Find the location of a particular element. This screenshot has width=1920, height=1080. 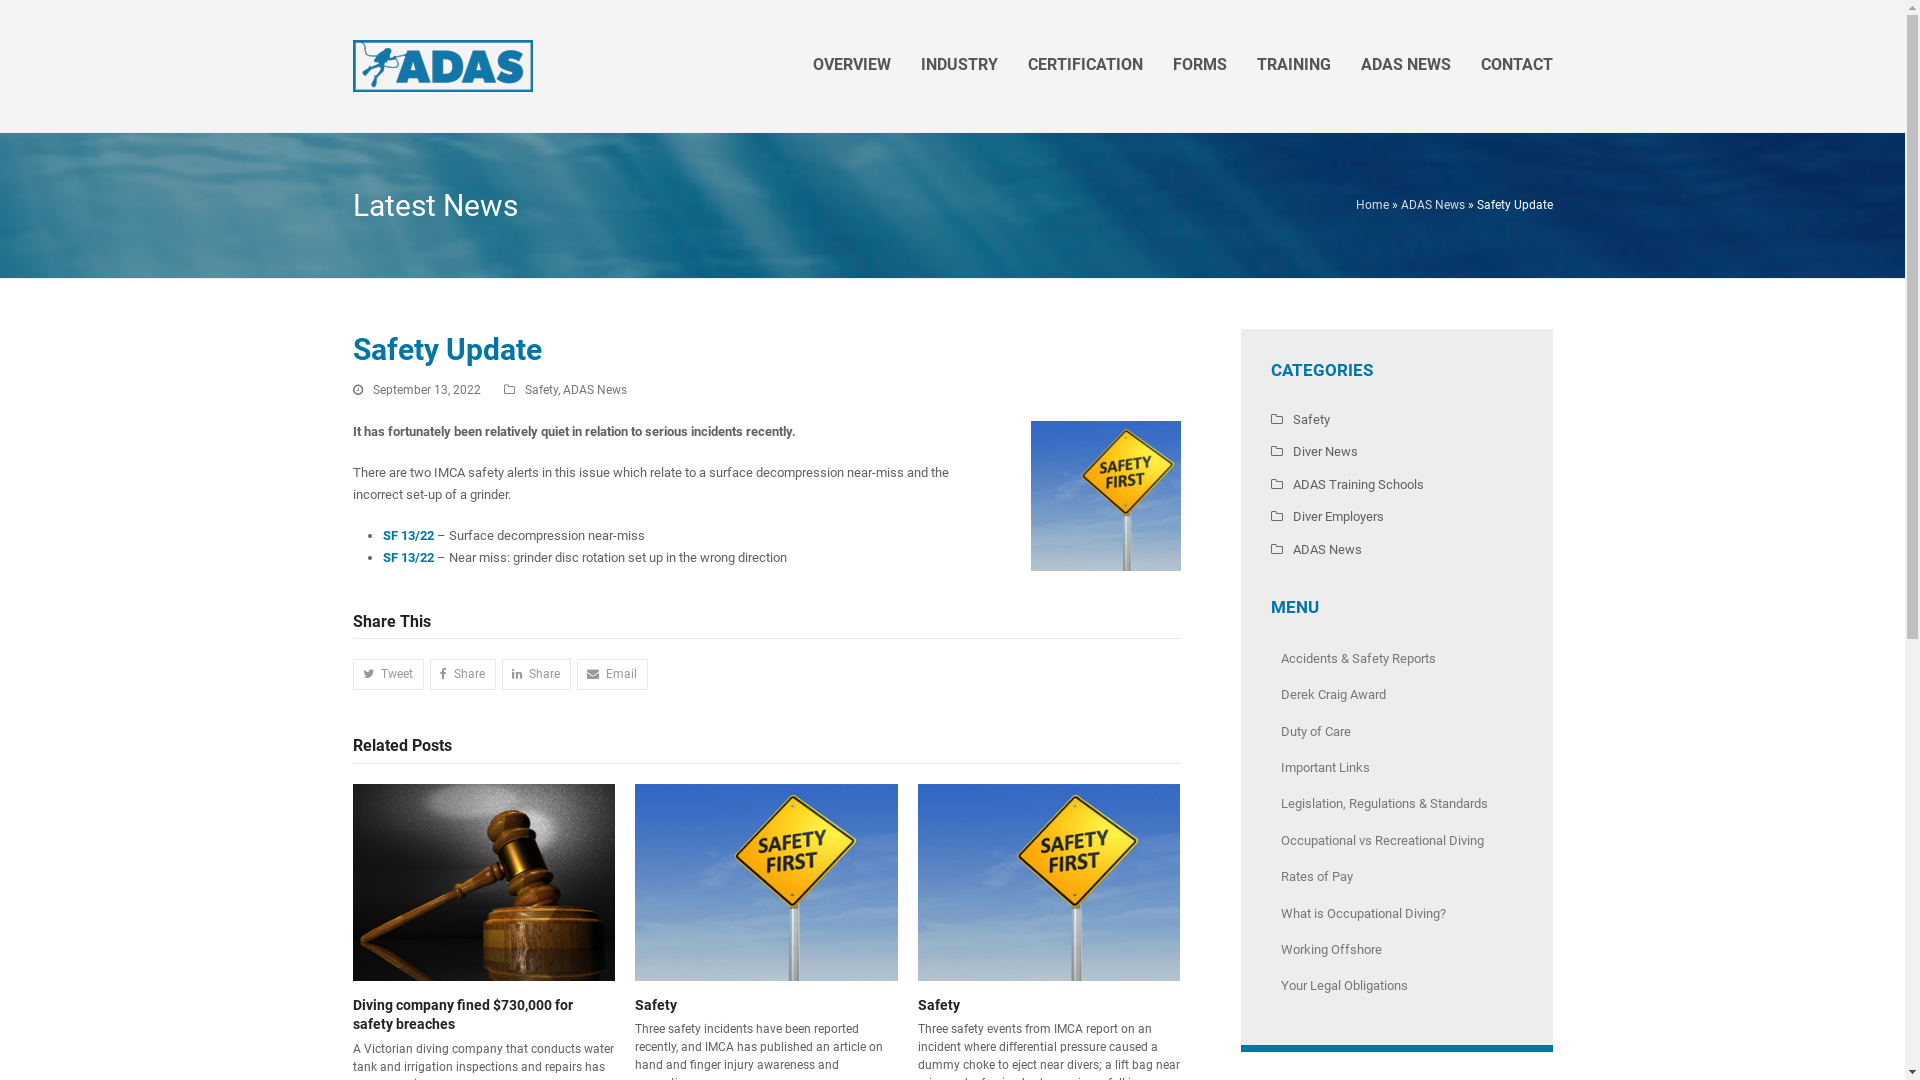

'ADAS News' is located at coordinates (1430, 204).